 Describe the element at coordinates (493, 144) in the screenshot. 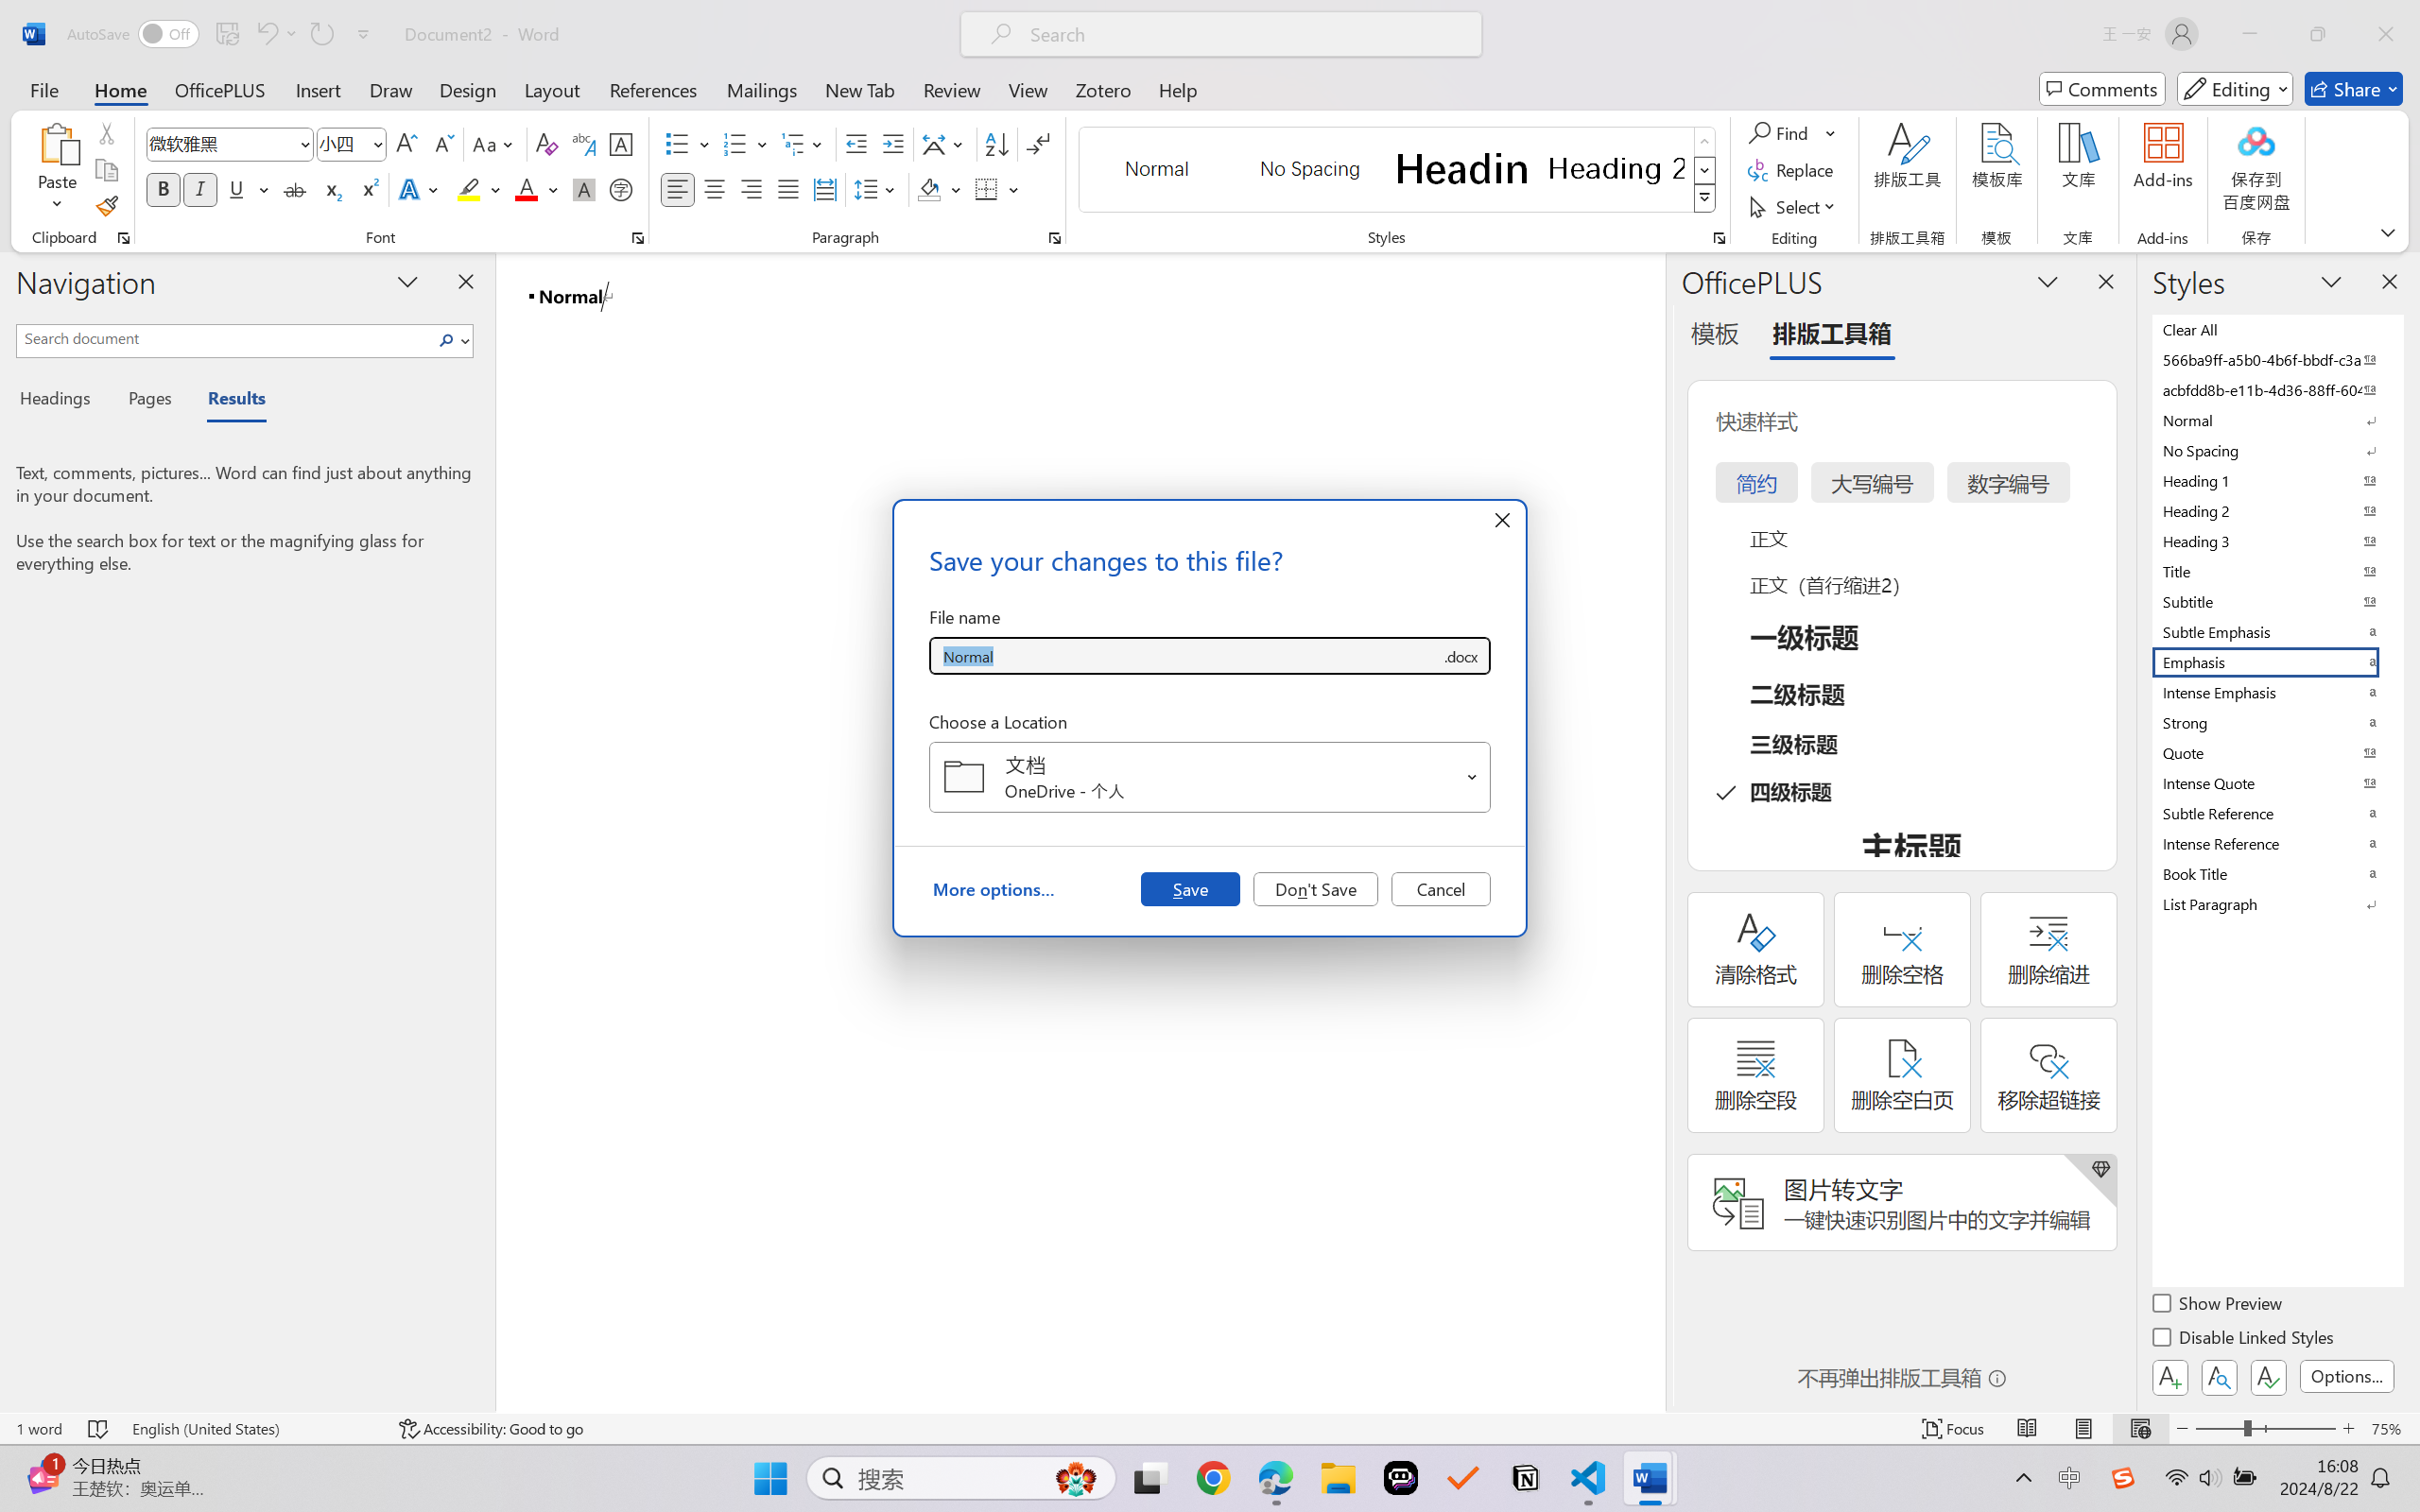

I see `'Change Case'` at that location.